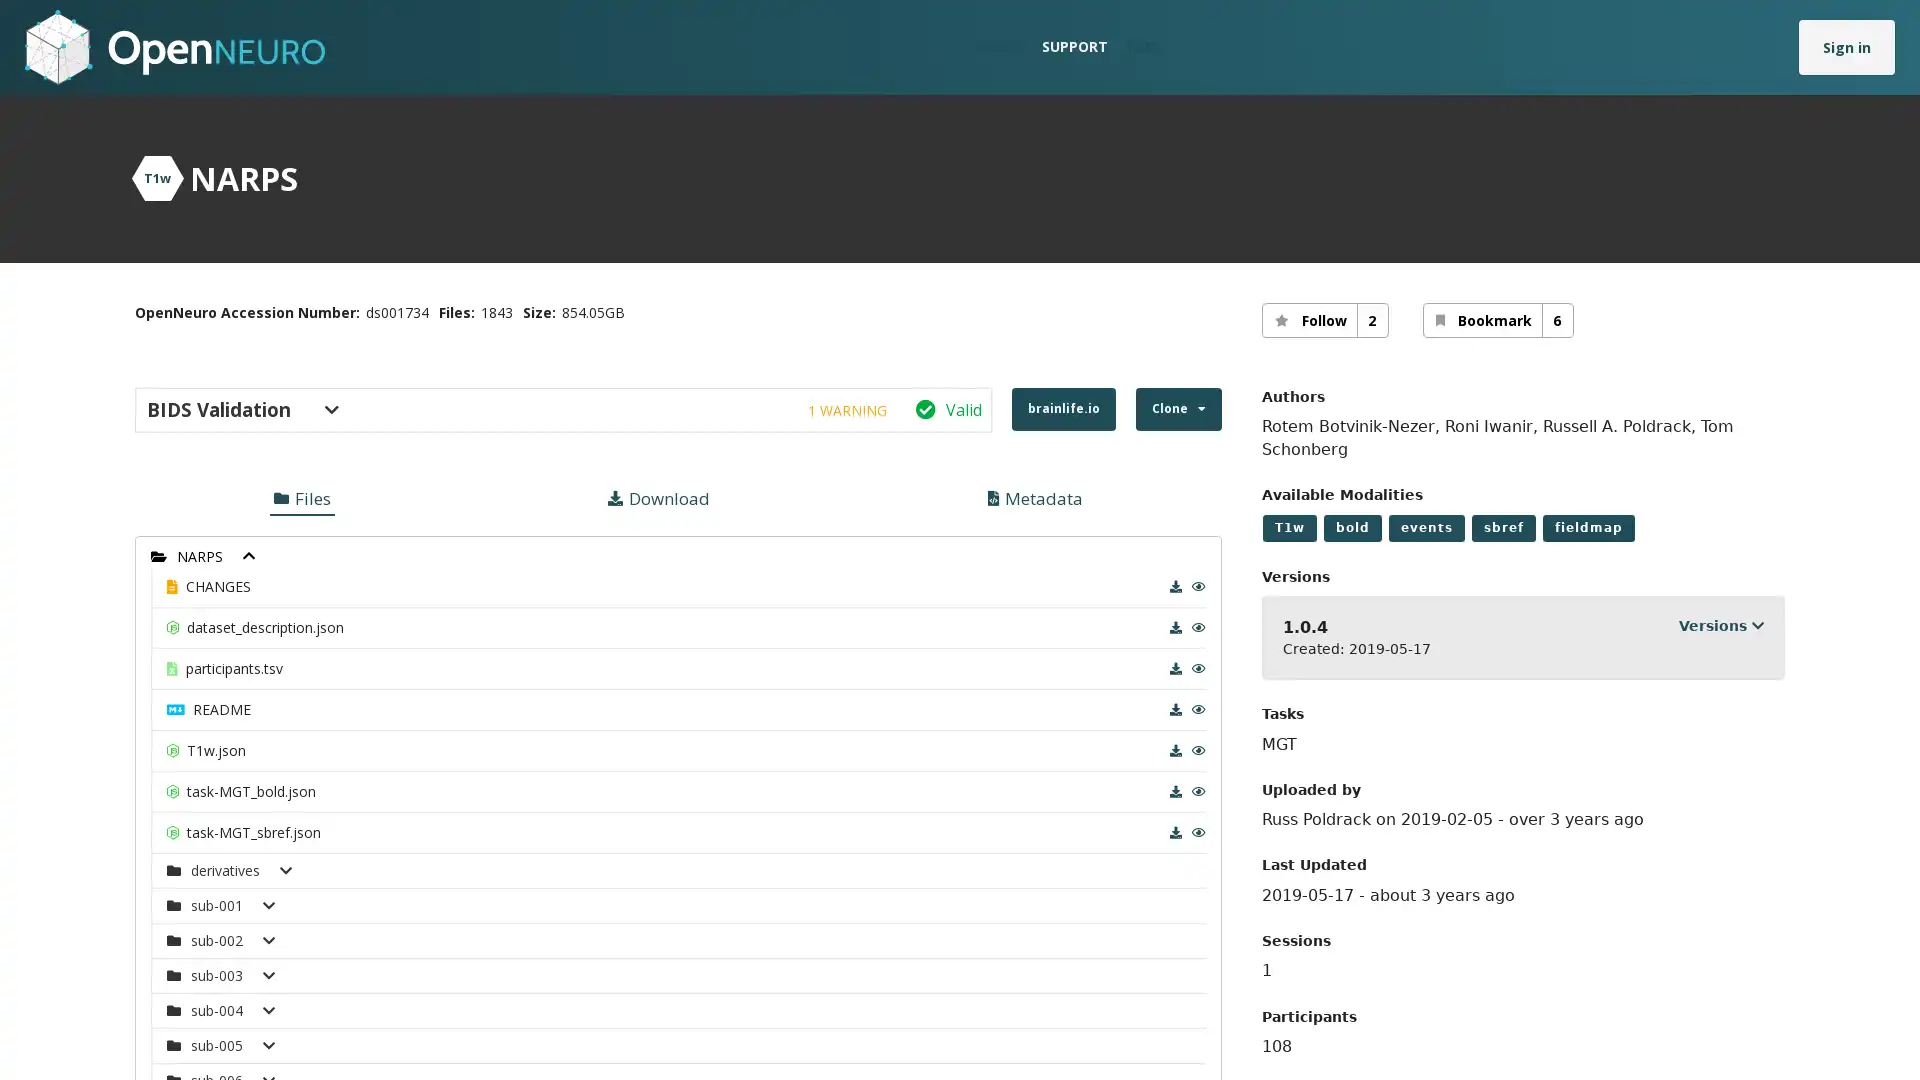 The image size is (1920, 1080). Describe the element at coordinates (1324, 319) in the screenshot. I see `Follow` at that location.